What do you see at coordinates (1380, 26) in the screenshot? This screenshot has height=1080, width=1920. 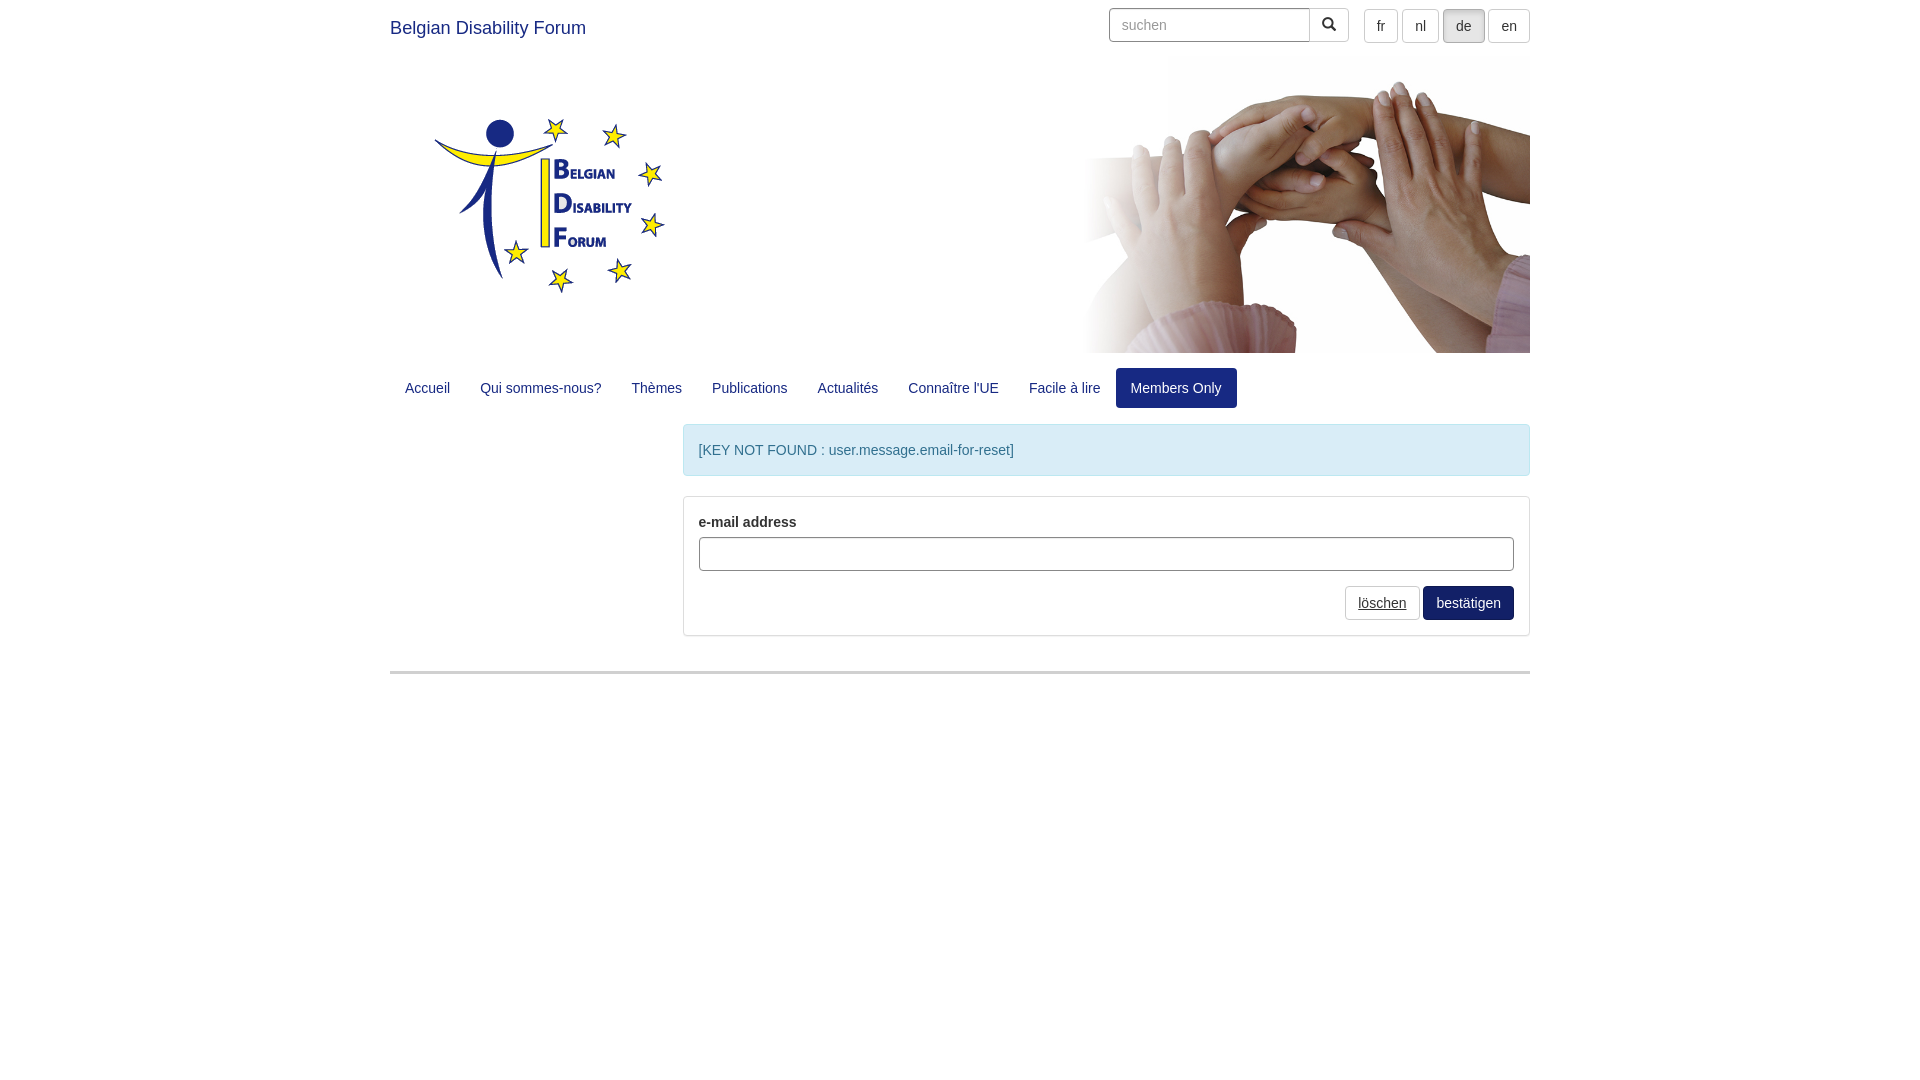 I see `'fr'` at bounding box center [1380, 26].